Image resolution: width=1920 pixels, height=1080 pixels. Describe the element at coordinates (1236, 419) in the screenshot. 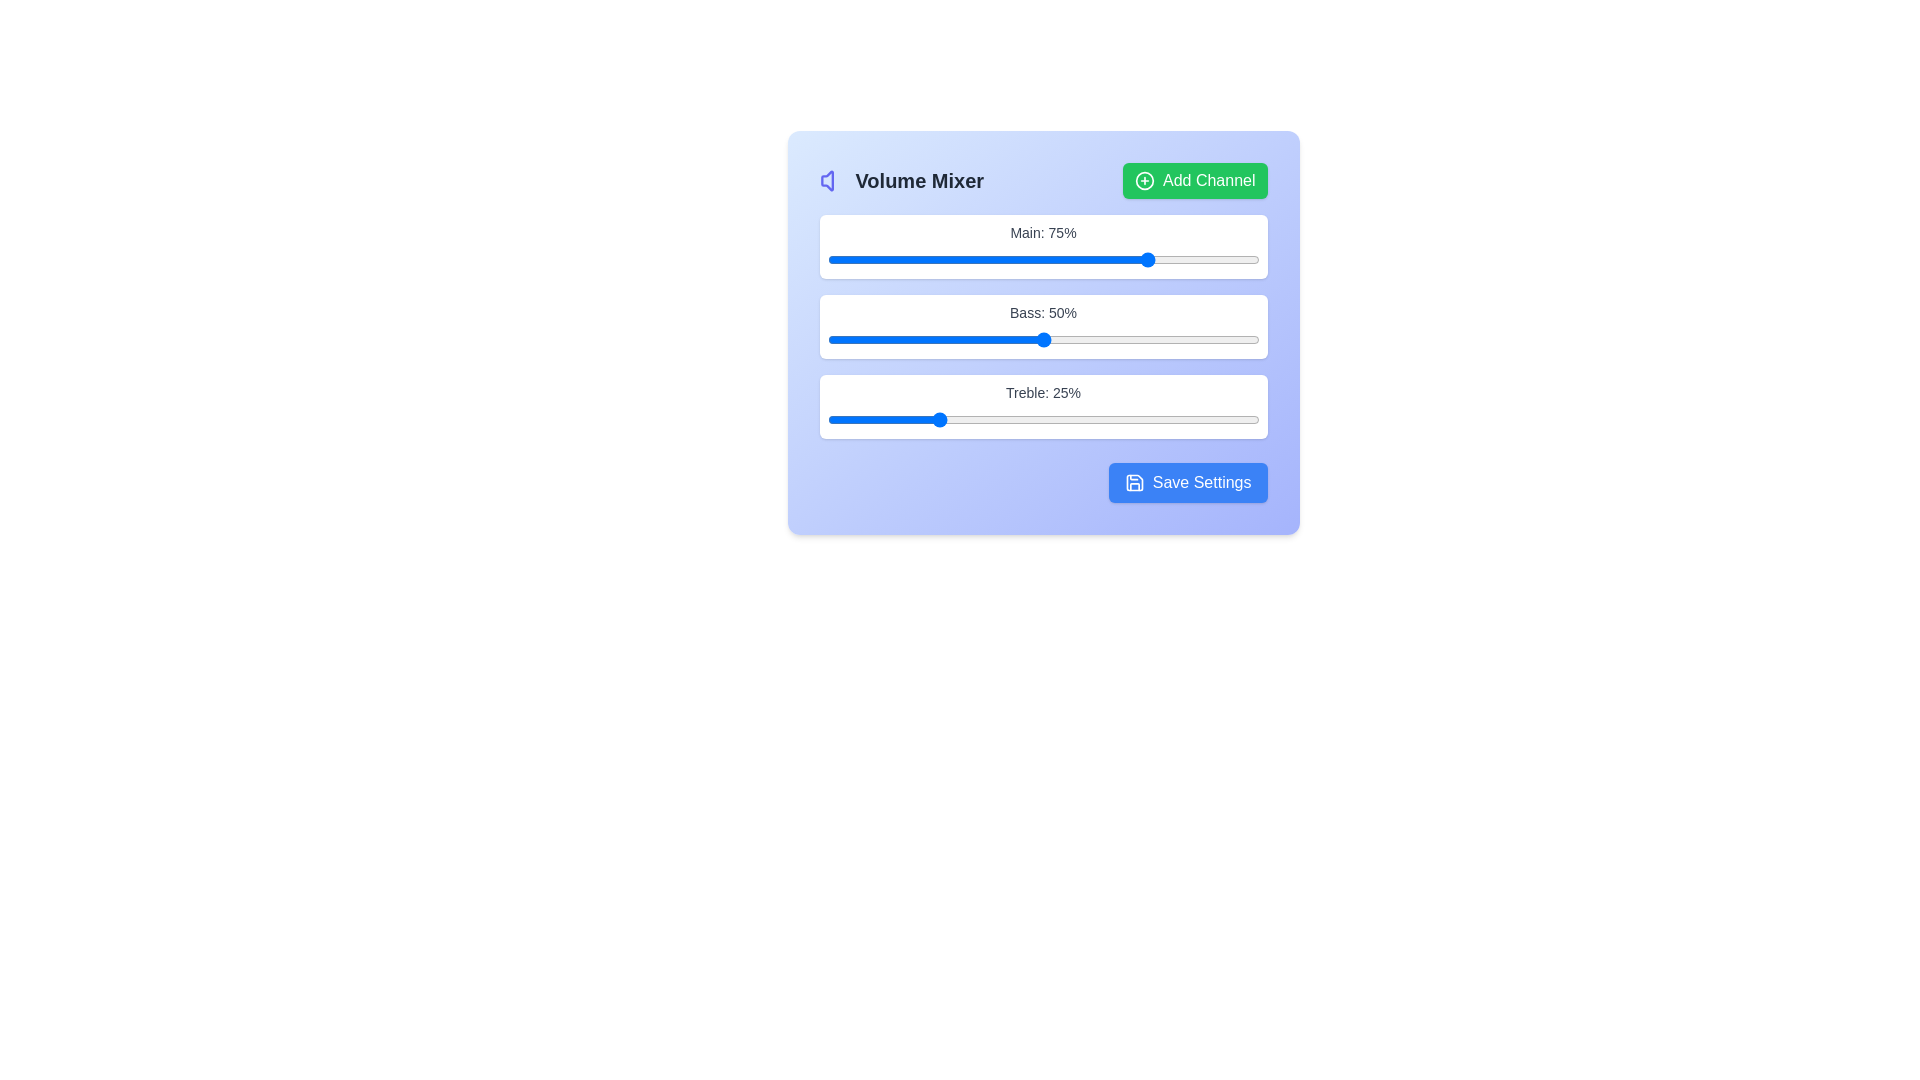

I see `the treble level` at that location.